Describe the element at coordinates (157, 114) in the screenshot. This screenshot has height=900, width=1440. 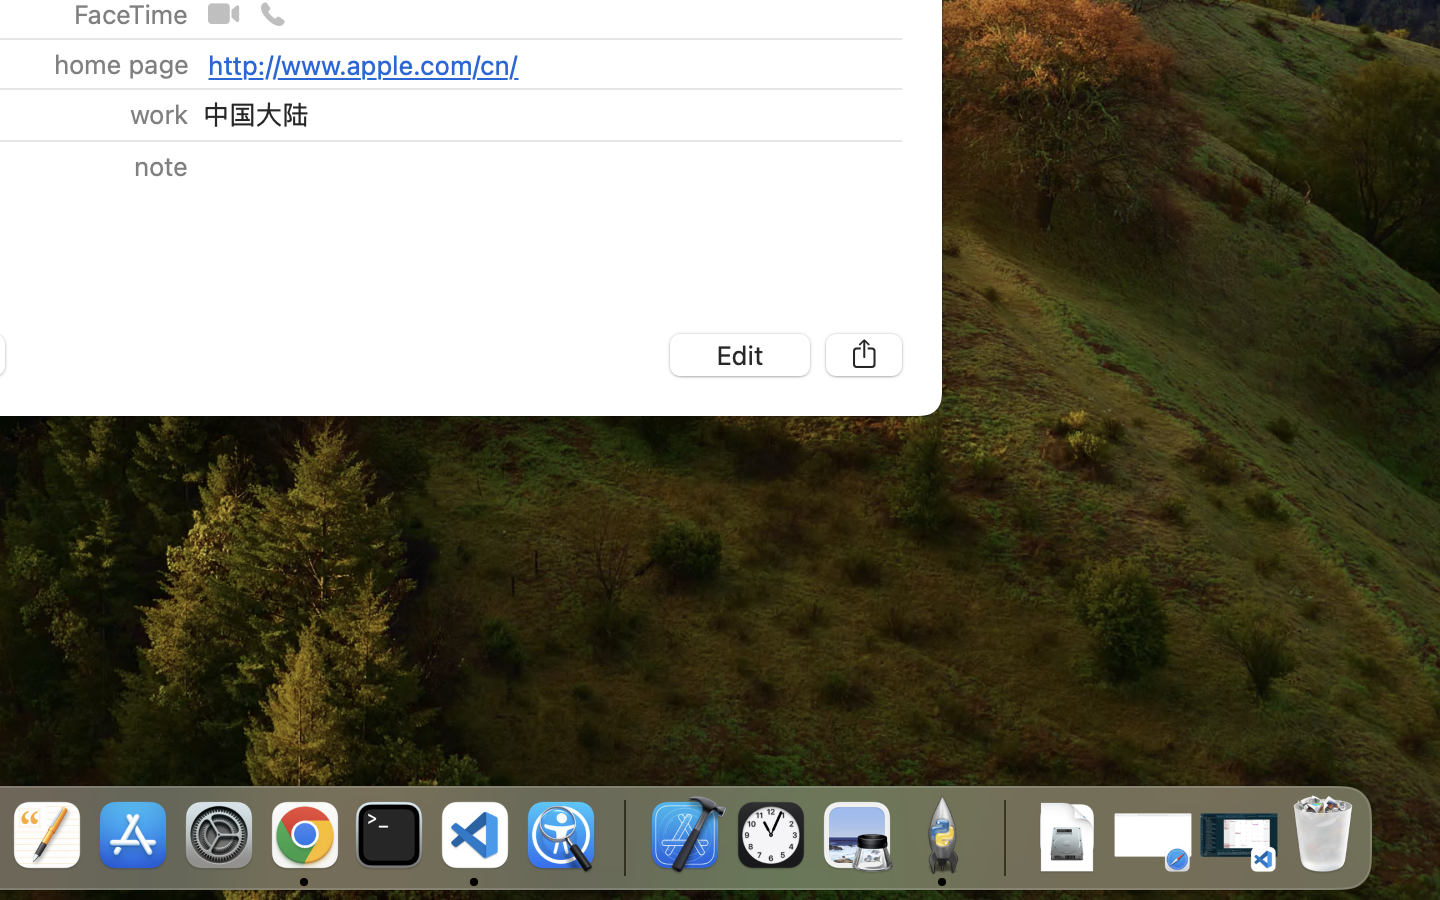
I see `'work'` at that location.